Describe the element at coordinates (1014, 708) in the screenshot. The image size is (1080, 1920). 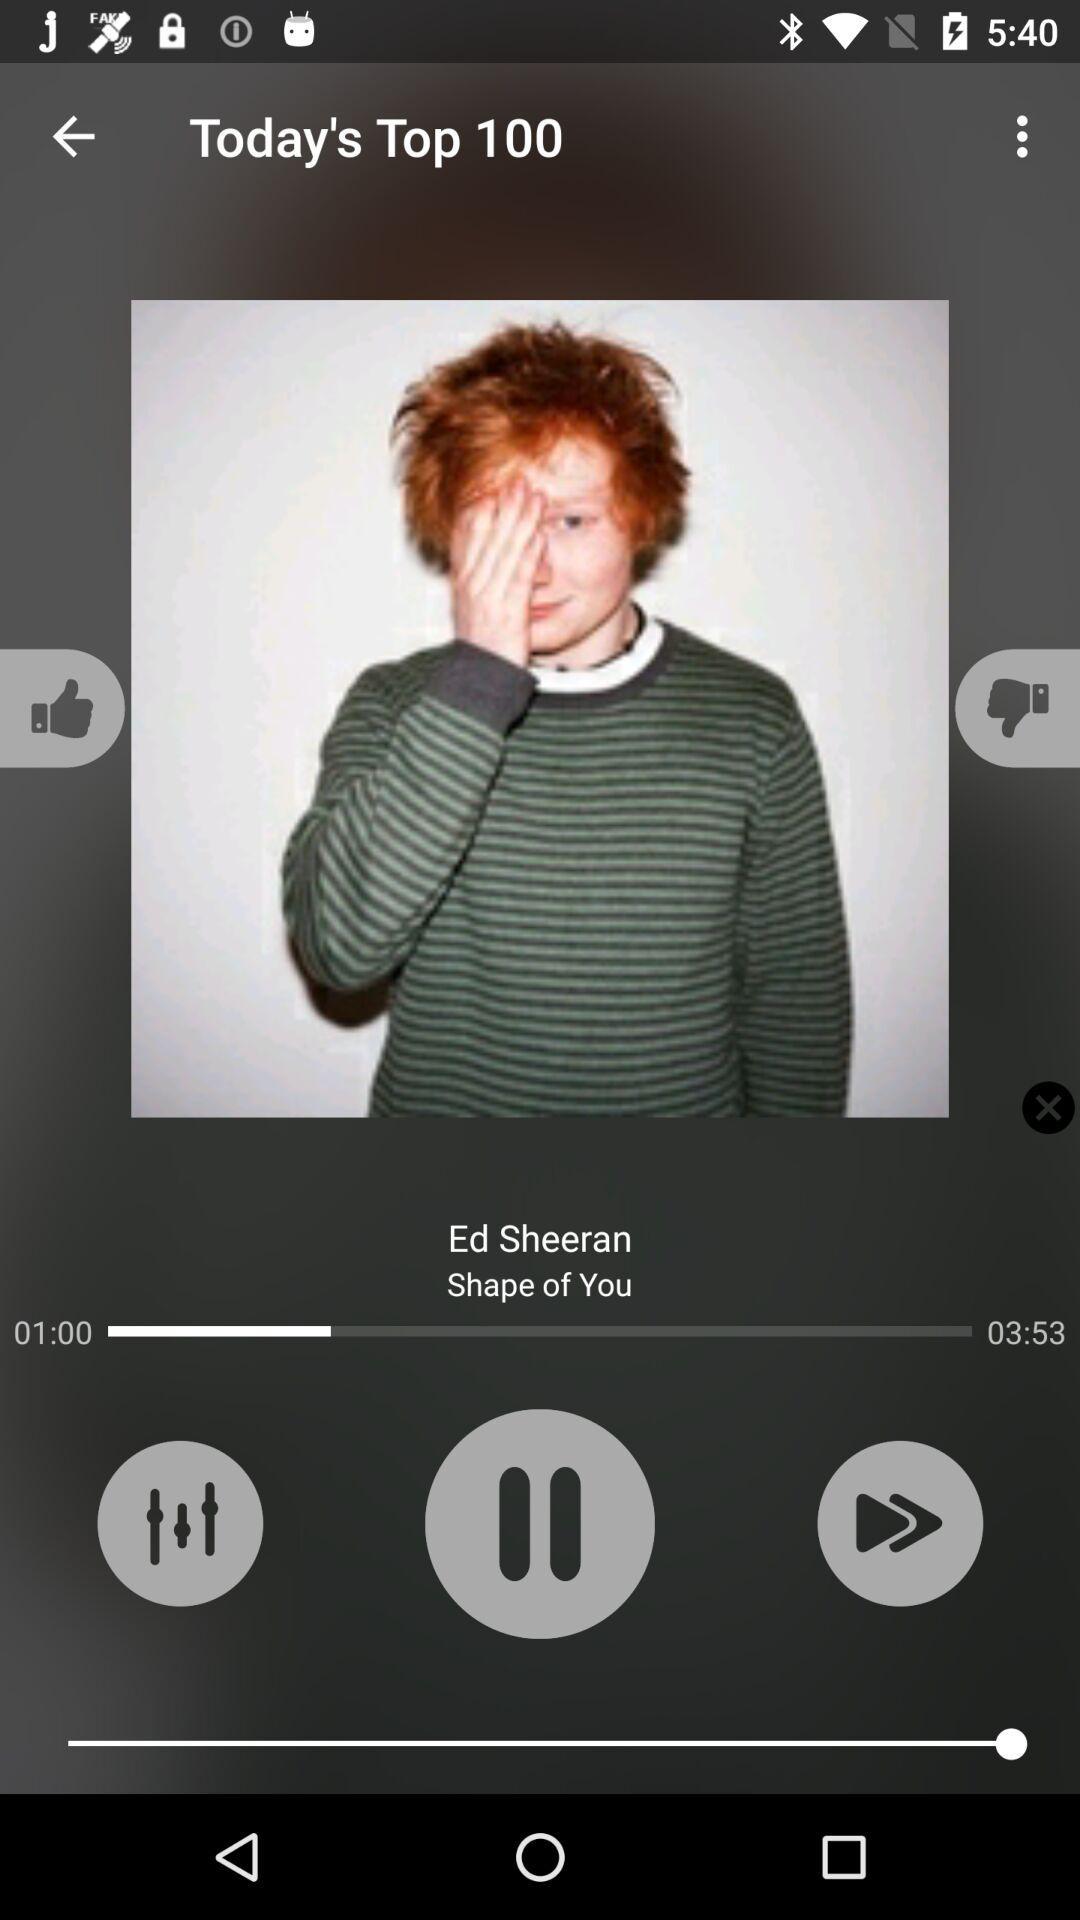
I see `the thumbs_down icon` at that location.